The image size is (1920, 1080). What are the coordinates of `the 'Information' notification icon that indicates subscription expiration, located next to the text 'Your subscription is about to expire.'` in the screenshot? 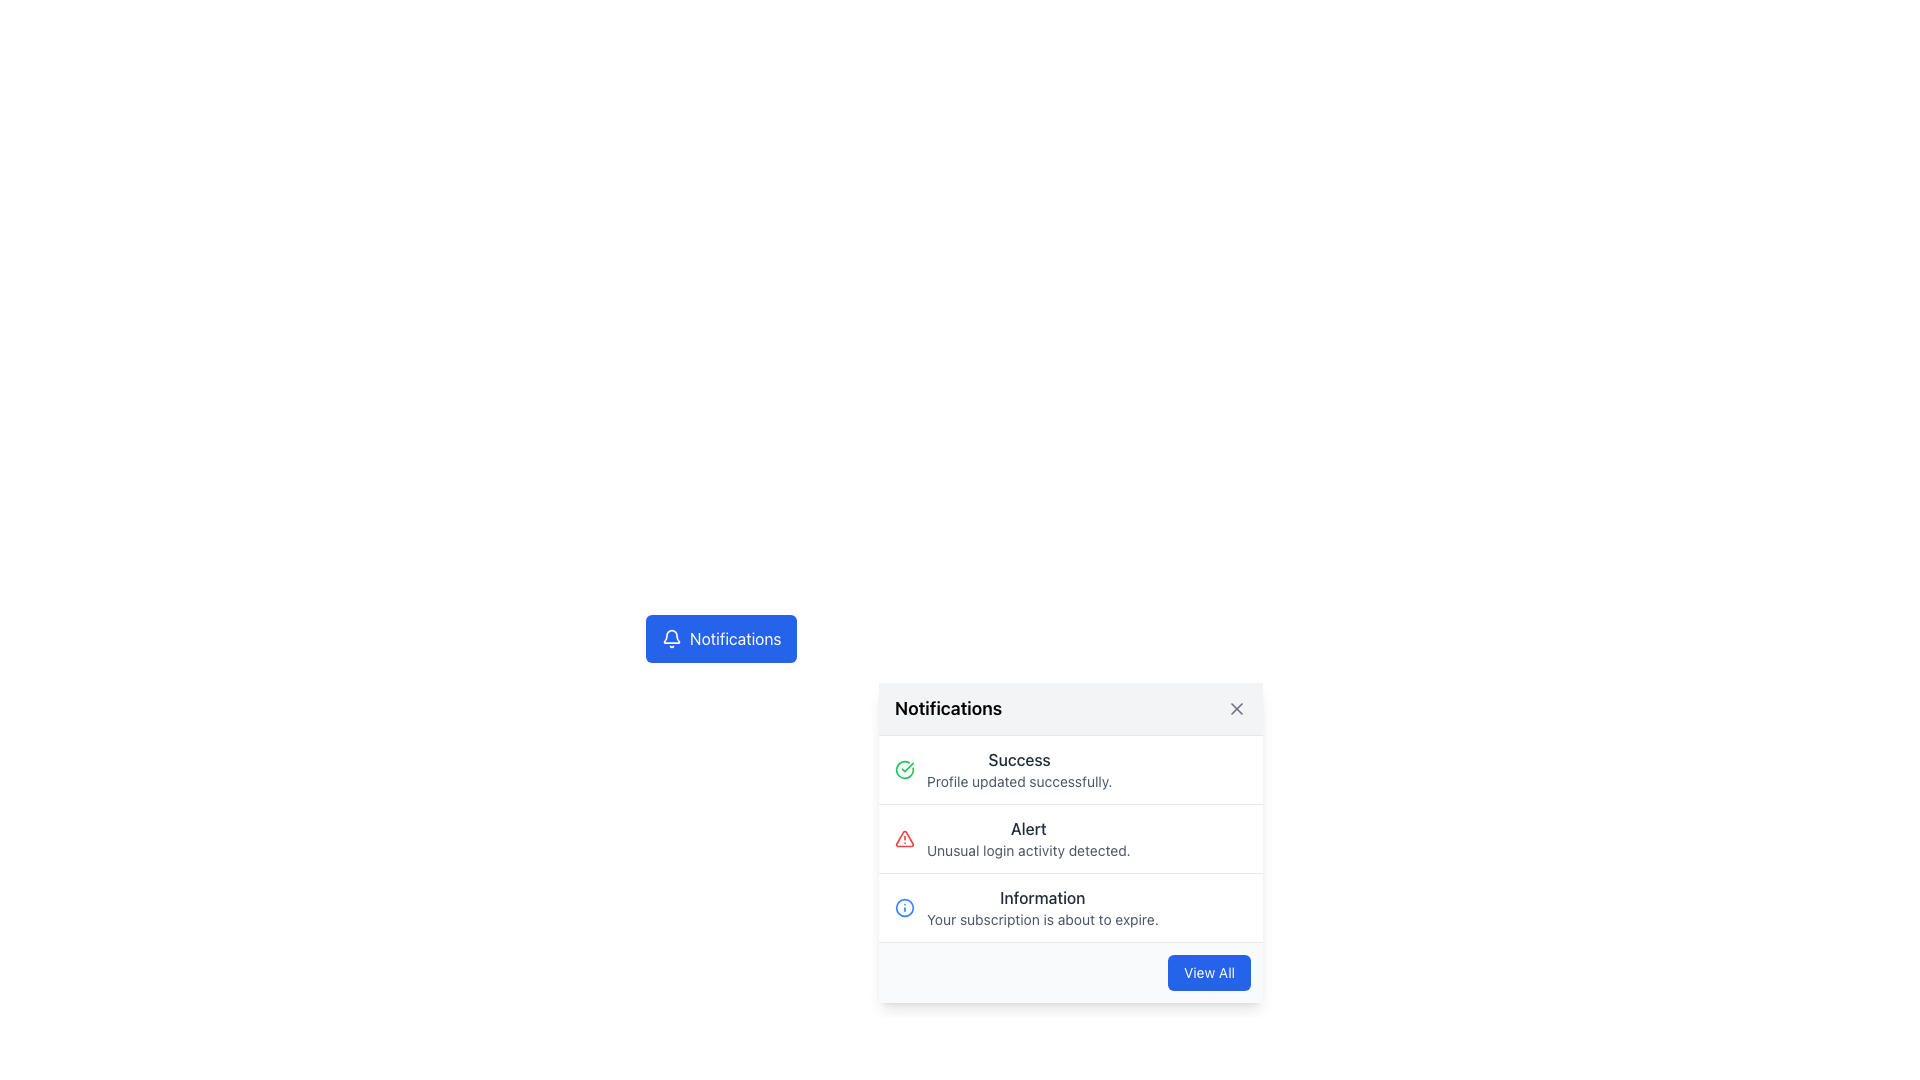 It's located at (904, 907).